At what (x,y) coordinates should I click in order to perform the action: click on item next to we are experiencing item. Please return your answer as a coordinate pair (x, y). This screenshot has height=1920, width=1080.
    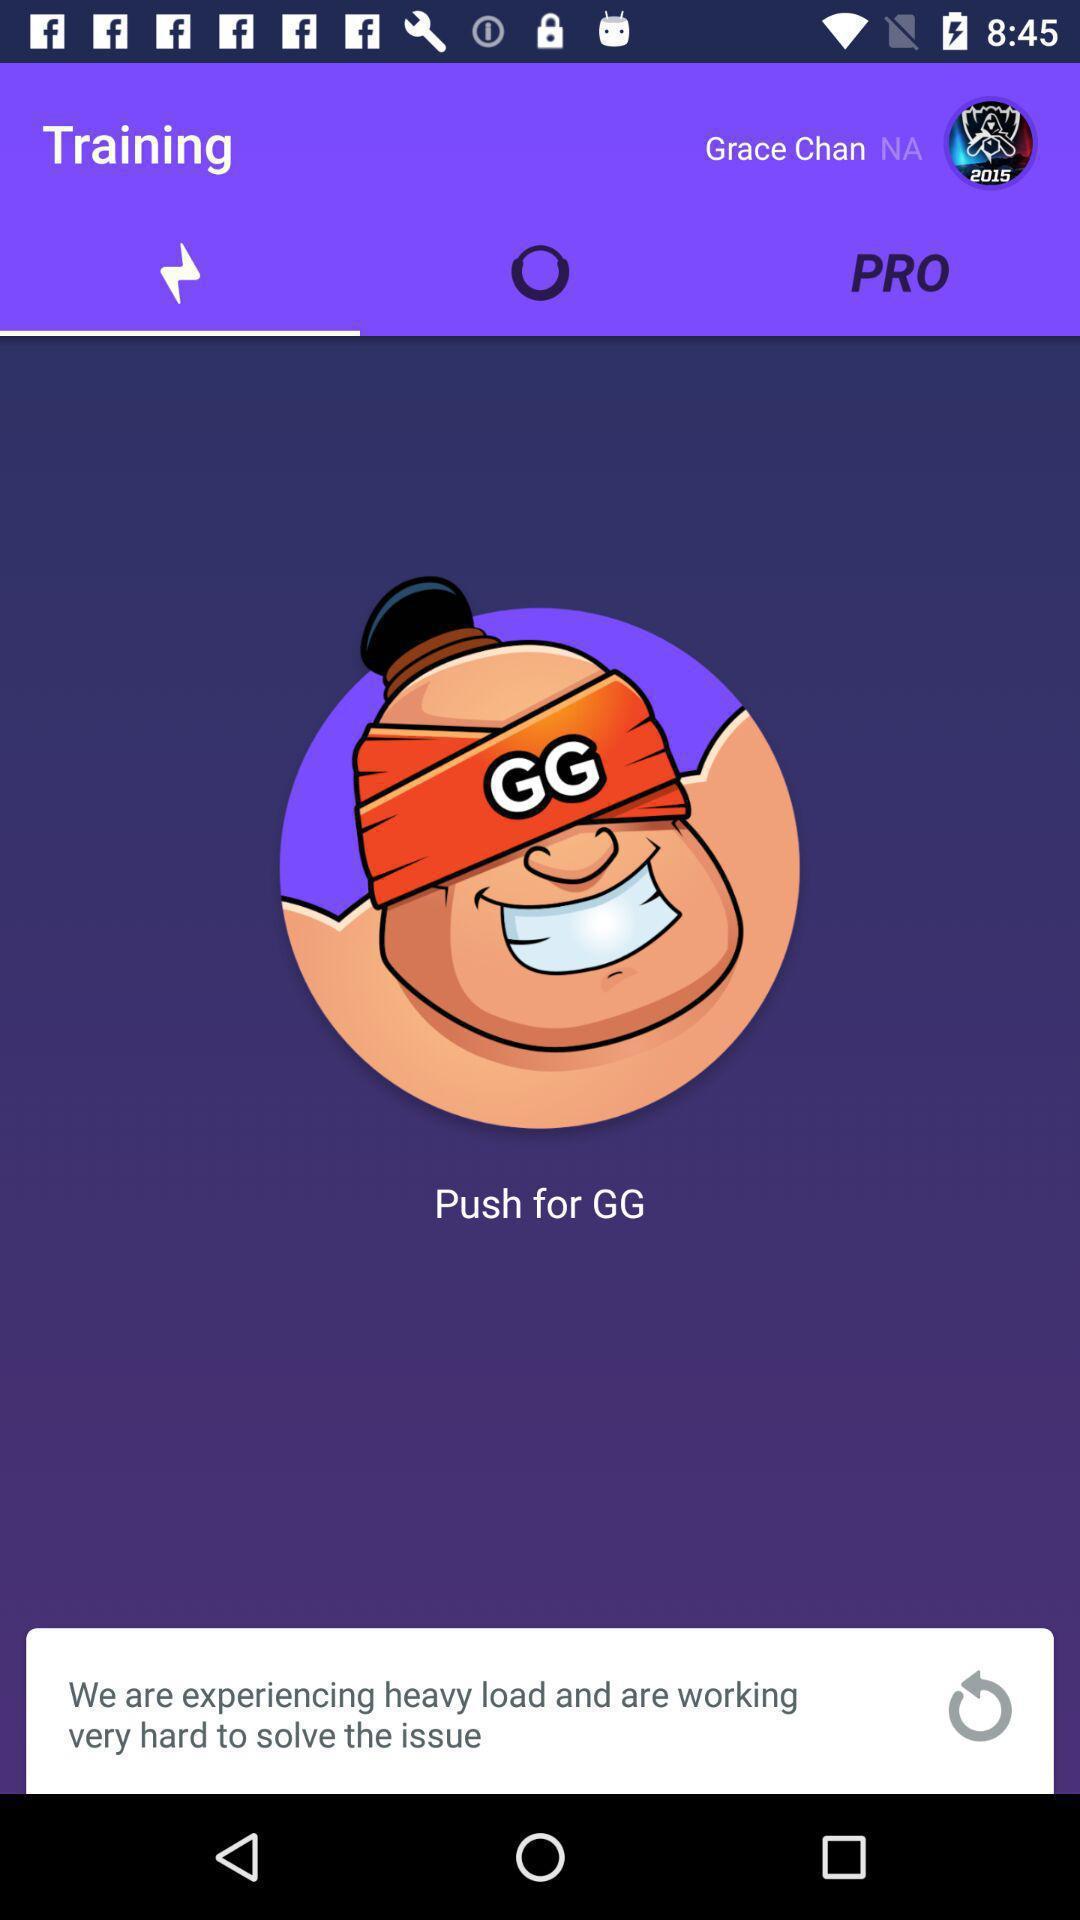
    Looking at the image, I should click on (979, 1704).